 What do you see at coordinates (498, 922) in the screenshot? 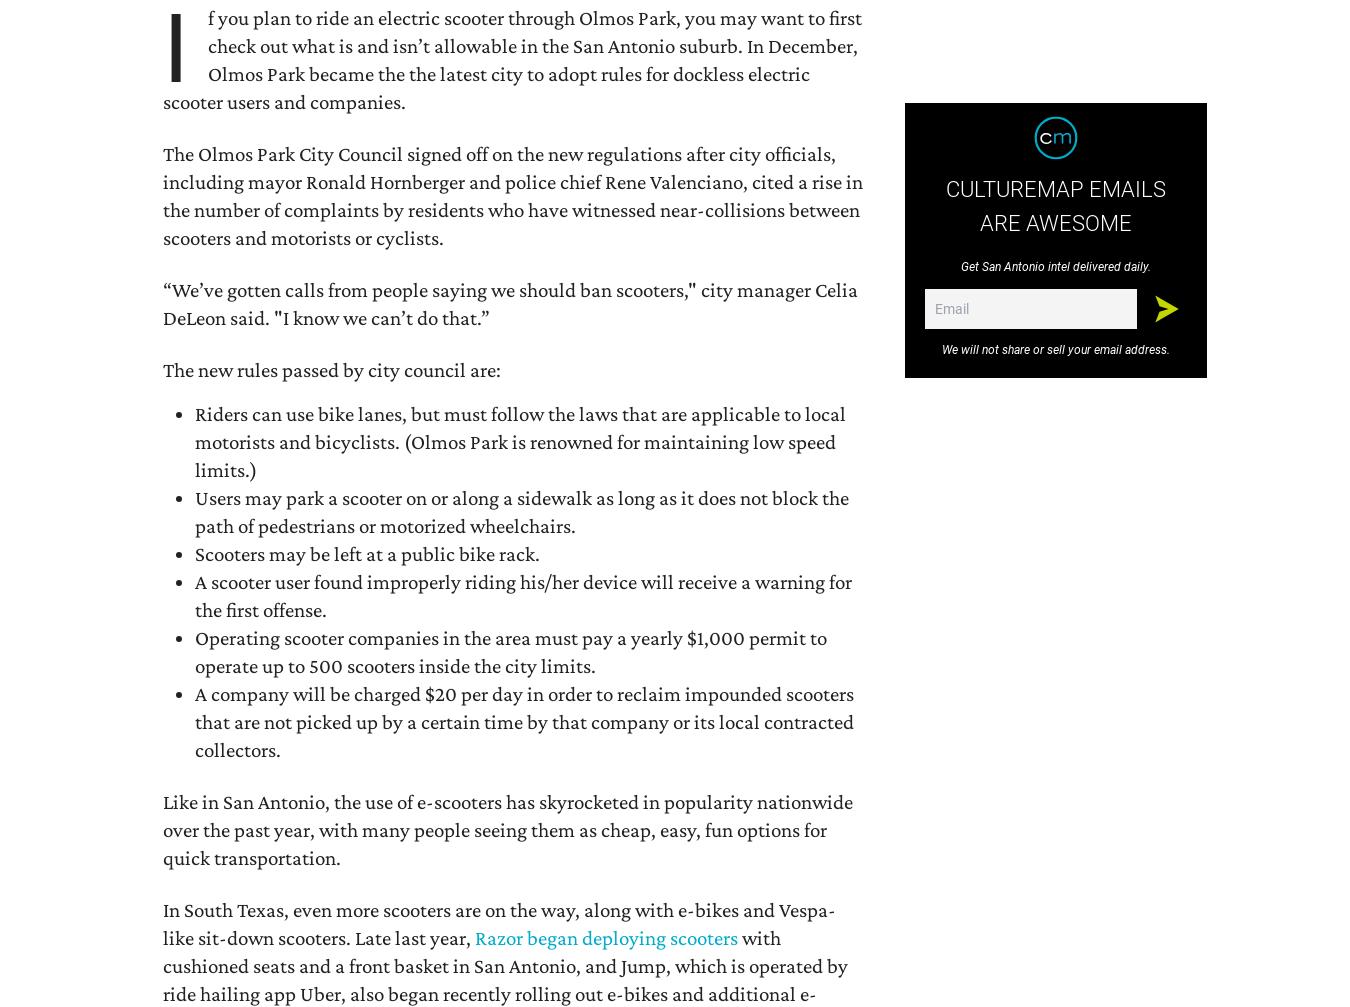
I see `'In South Texas, even more scooters are on the way, along with e-bikes and Vespa-like sit-down scooters. Late last year,'` at bounding box center [498, 922].